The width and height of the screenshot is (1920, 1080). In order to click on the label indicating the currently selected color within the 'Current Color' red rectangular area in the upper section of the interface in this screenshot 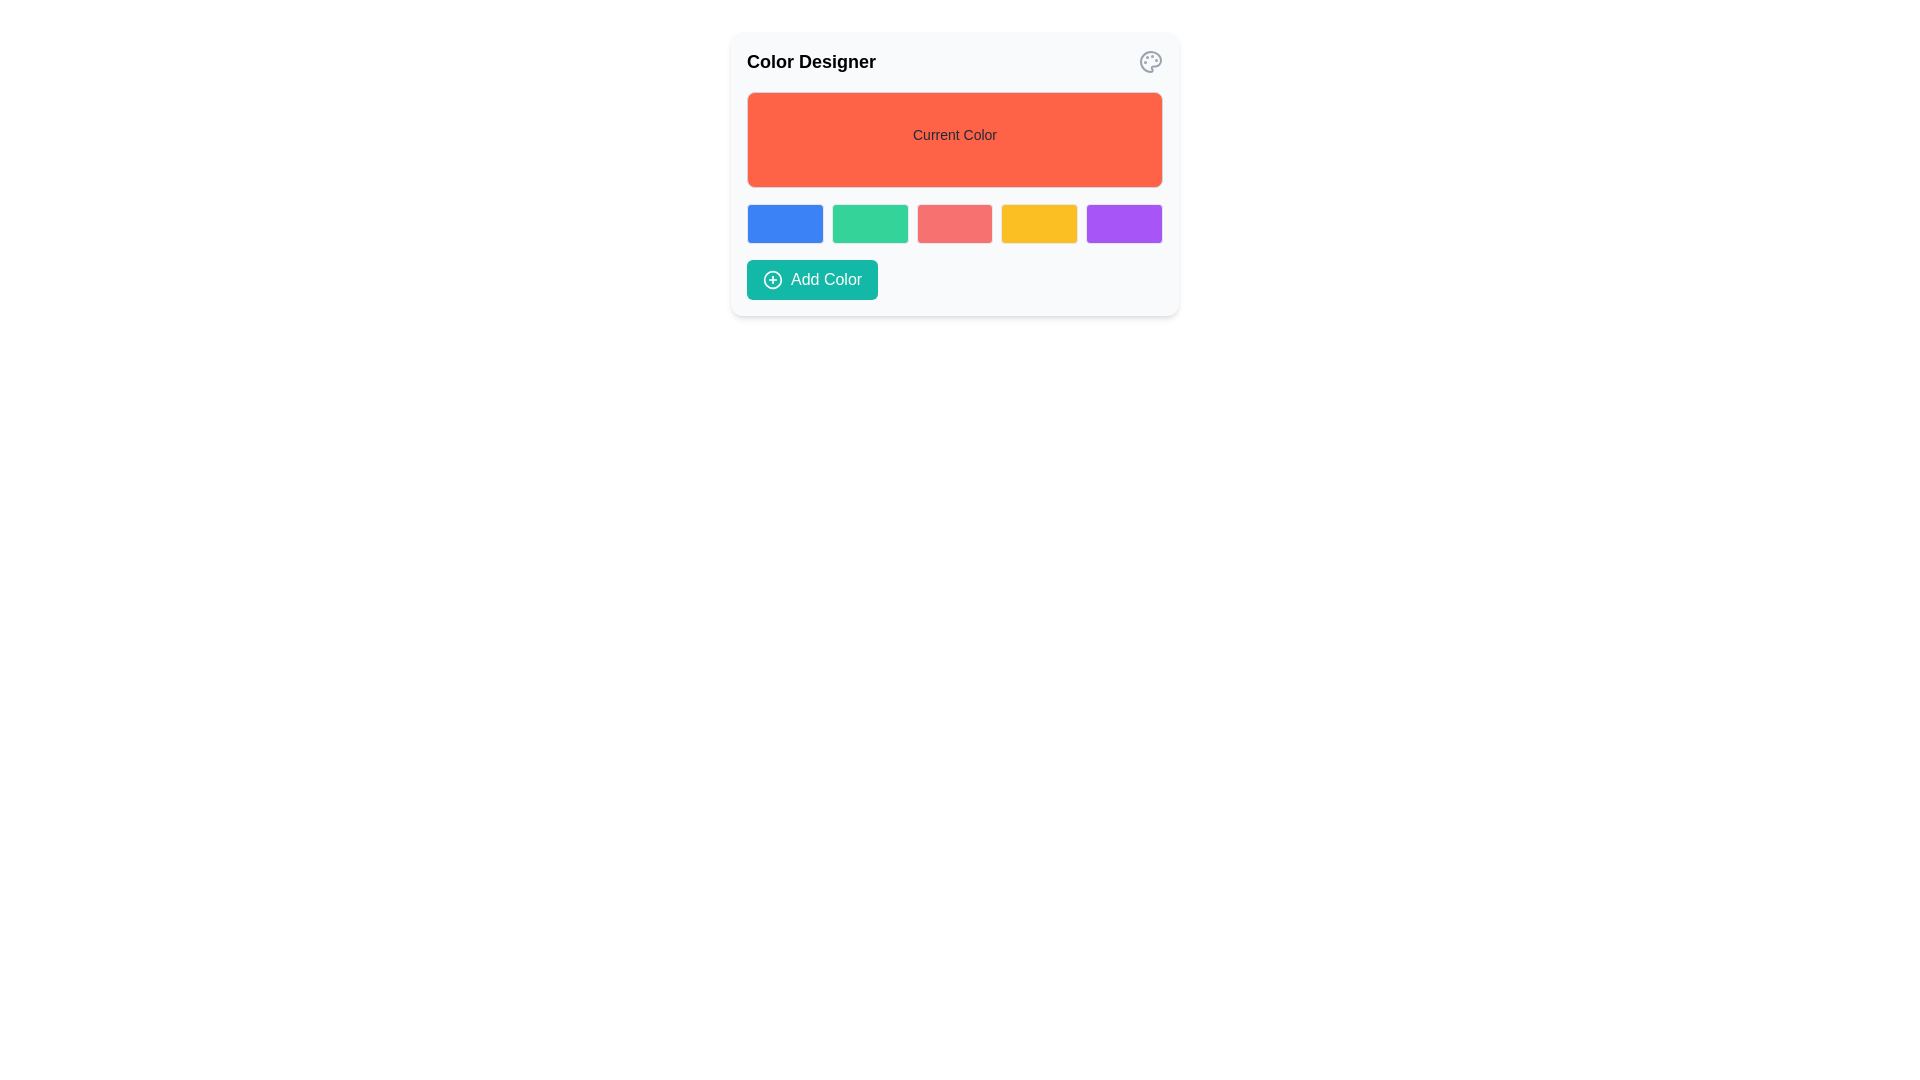, I will do `click(954, 135)`.